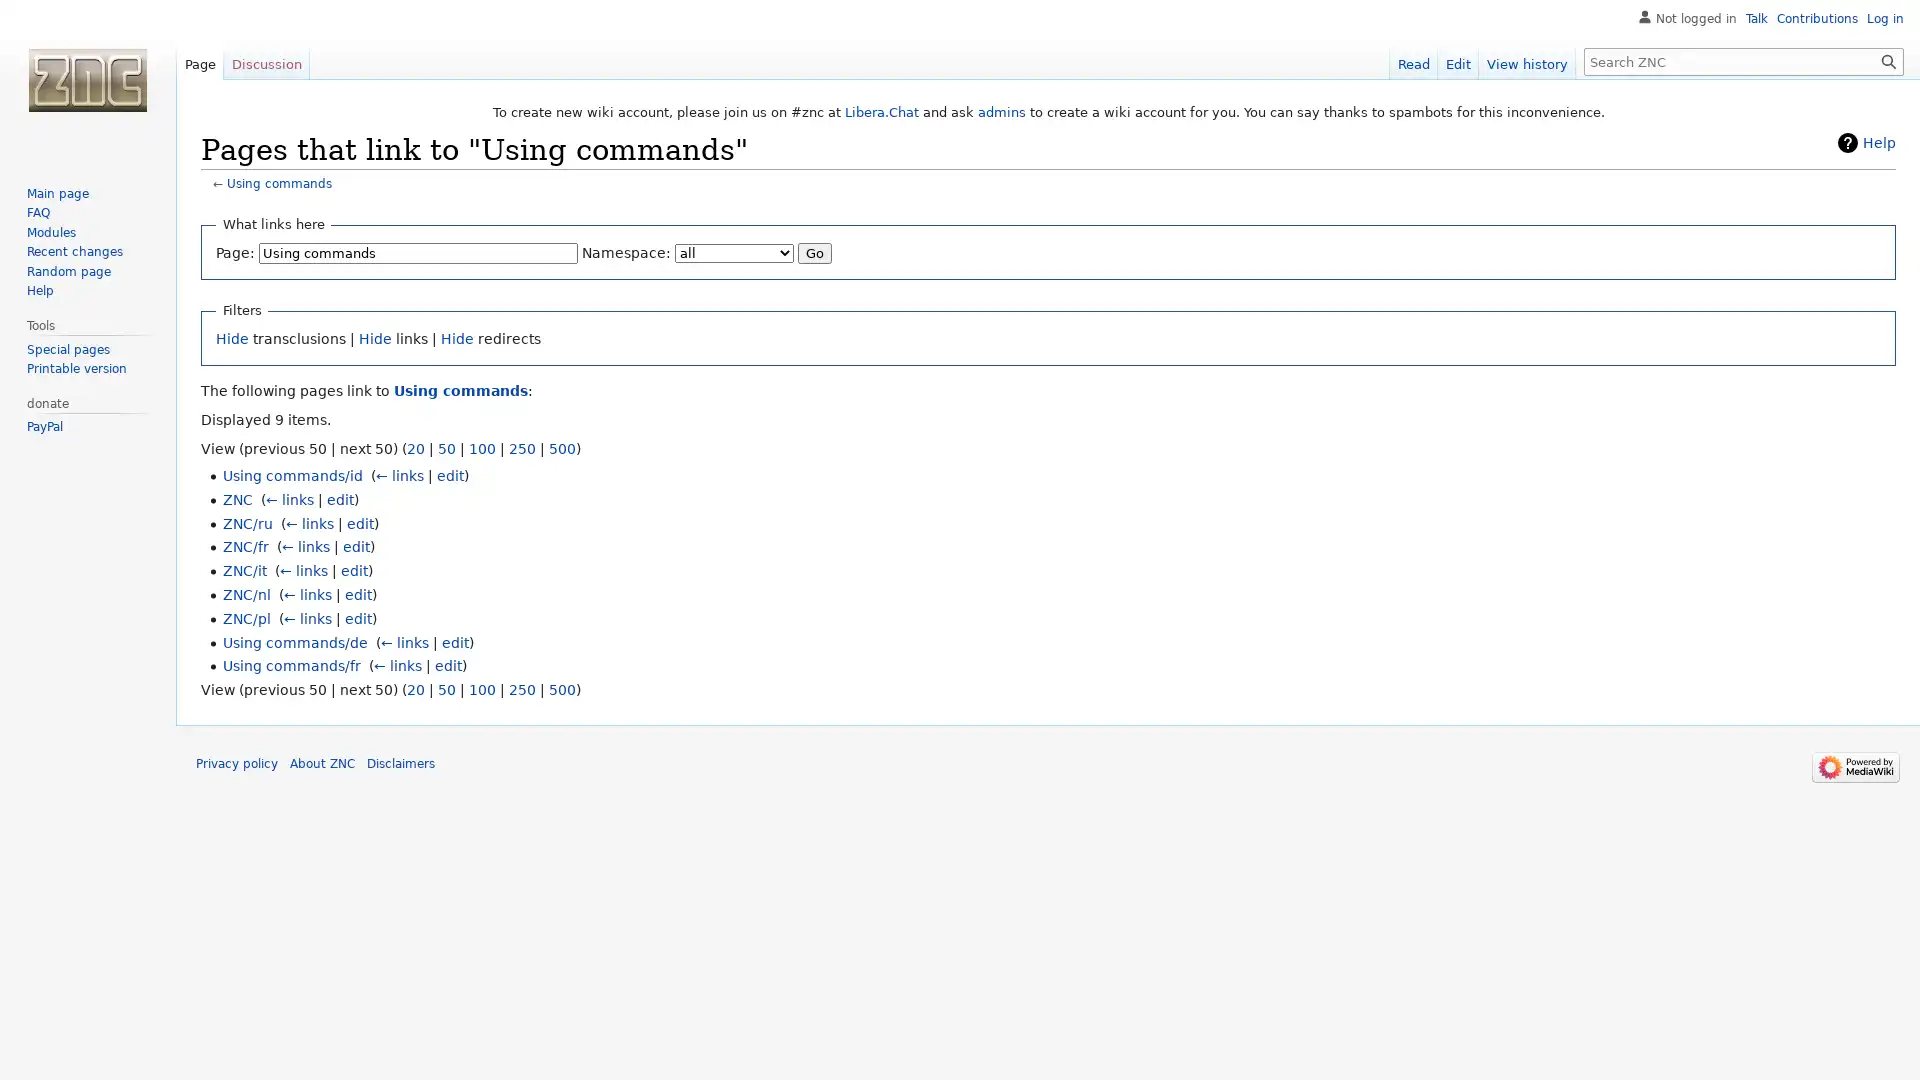  Describe the element at coordinates (1888, 60) in the screenshot. I see `Go` at that location.